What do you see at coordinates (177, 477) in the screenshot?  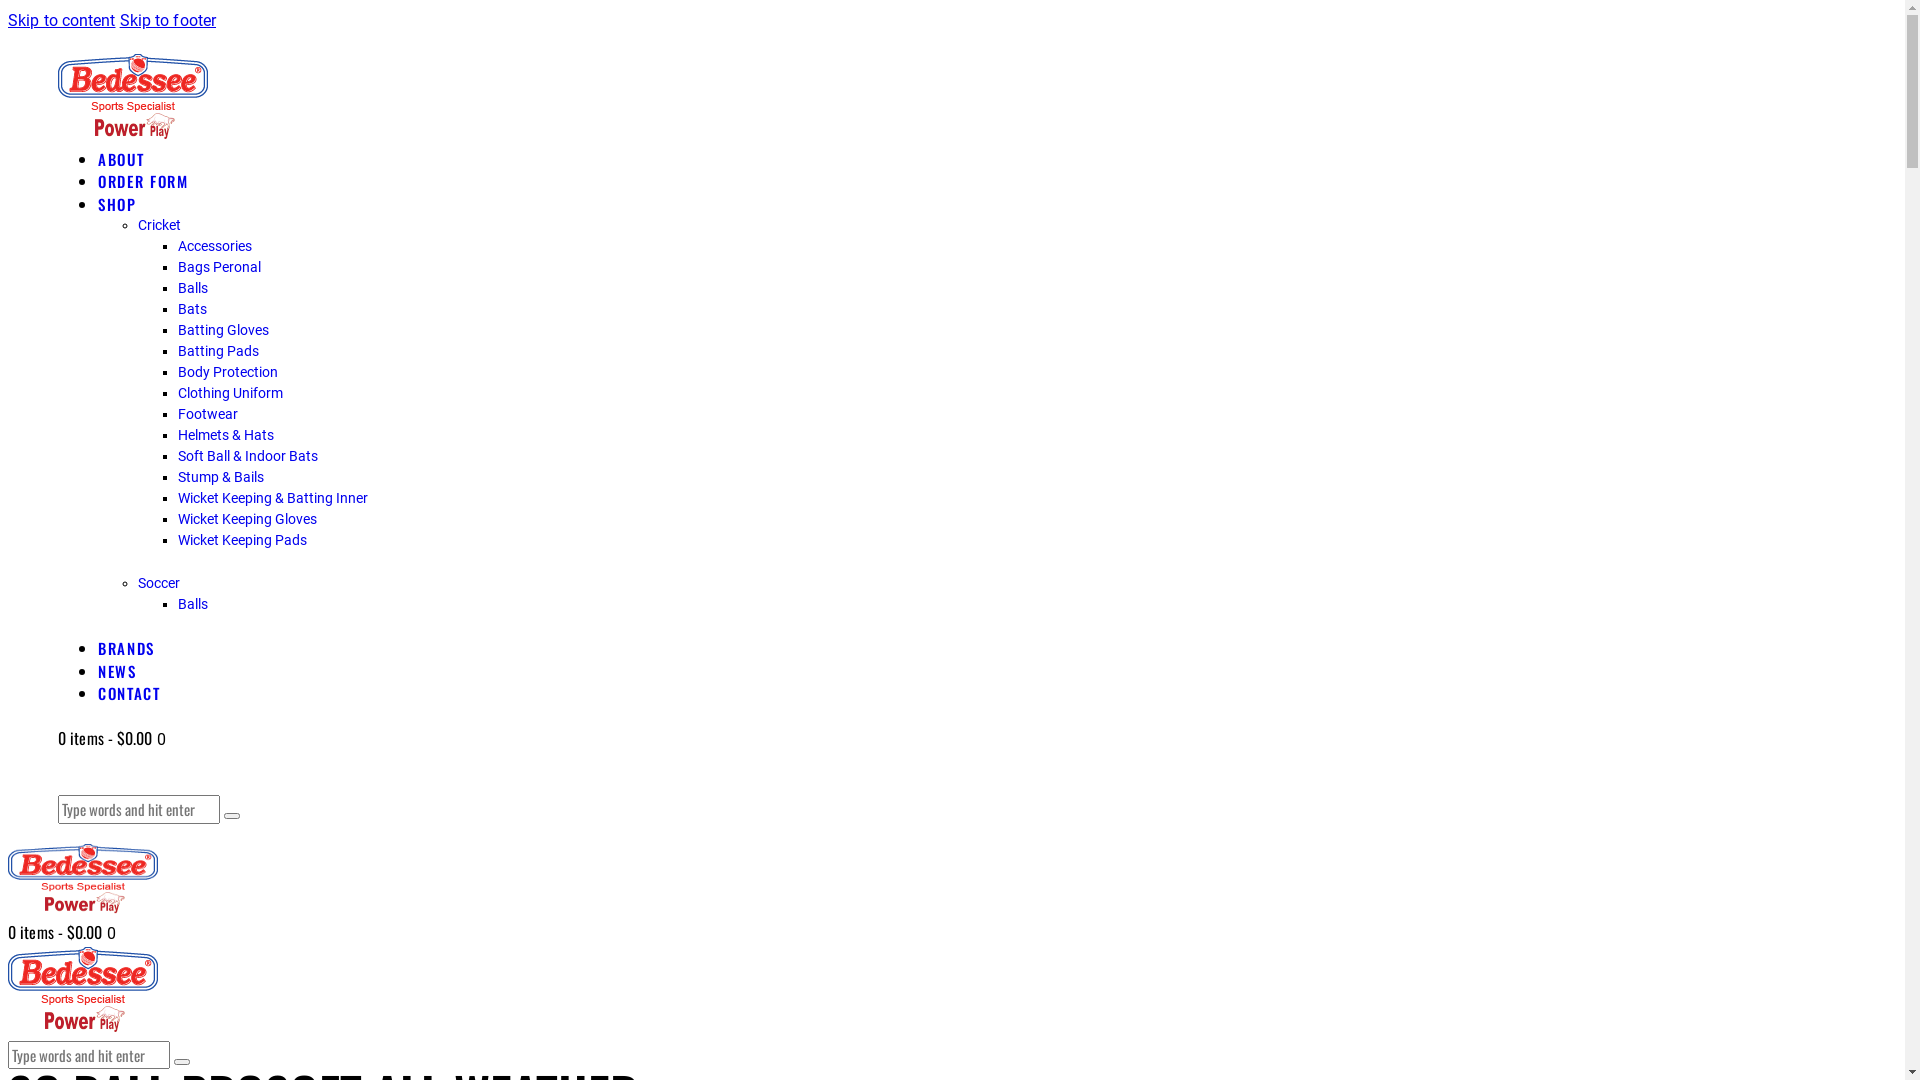 I see `'Stump & Bails'` at bounding box center [177, 477].